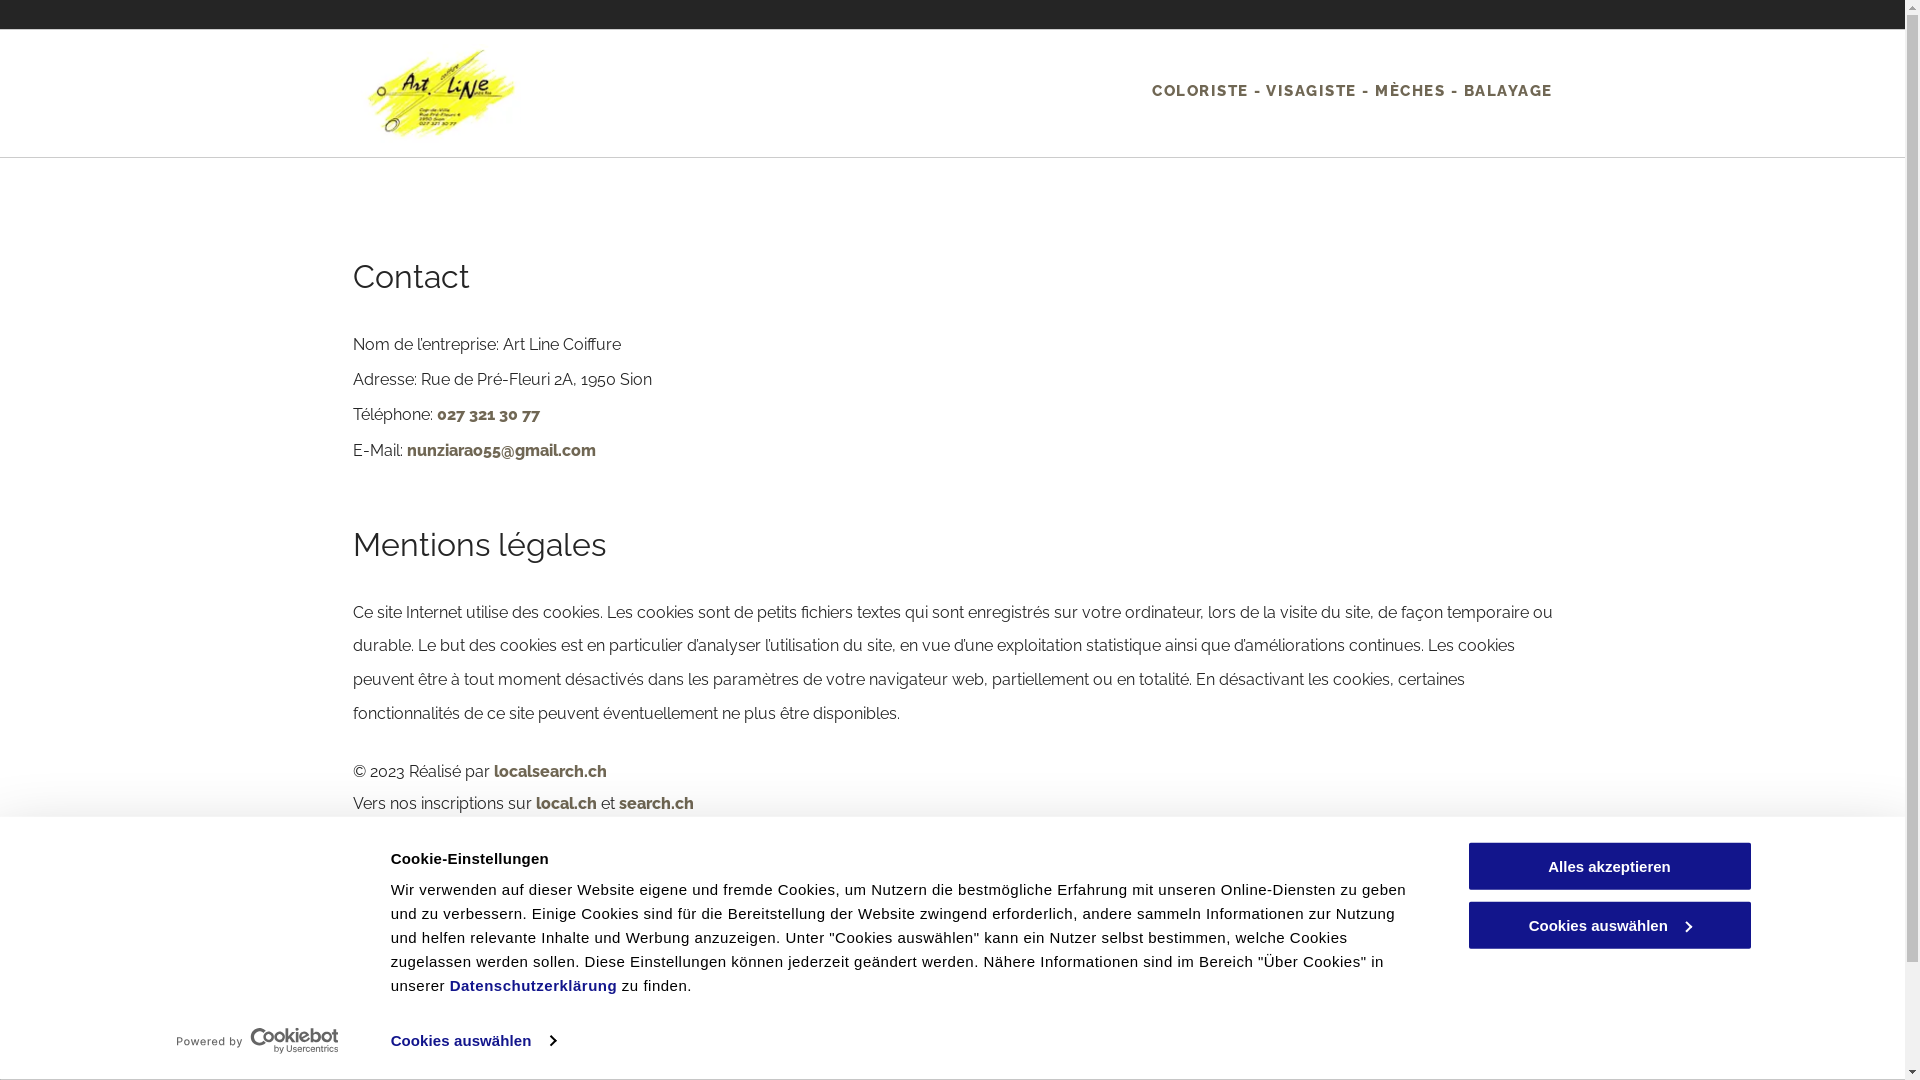 The width and height of the screenshot is (1920, 1080). Describe the element at coordinates (550, 770) in the screenshot. I see `'localsearch.ch'` at that location.